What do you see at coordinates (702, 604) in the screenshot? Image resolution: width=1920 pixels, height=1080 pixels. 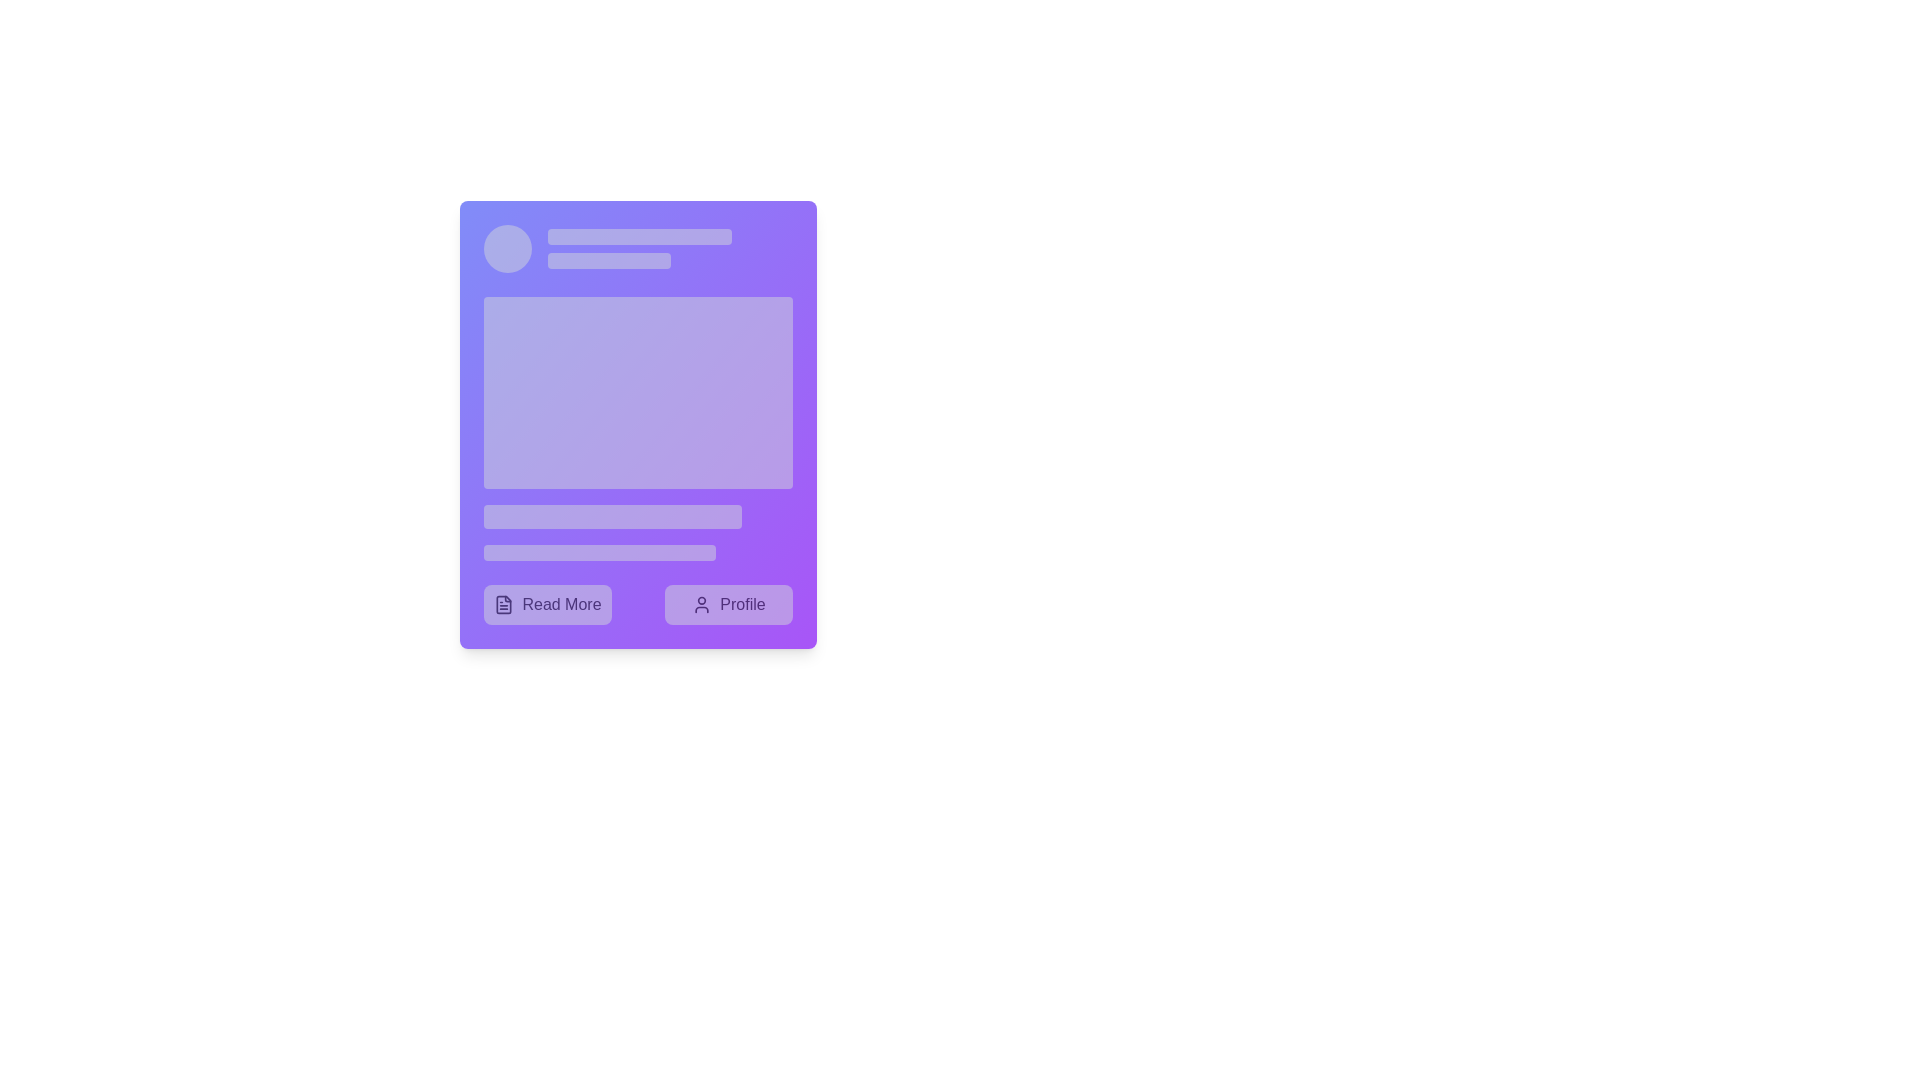 I see `the user symbol SVG icon located within the 'Profile' button, which is positioned at the leftmost section of the button and visually indicates user-related functionality` at bounding box center [702, 604].